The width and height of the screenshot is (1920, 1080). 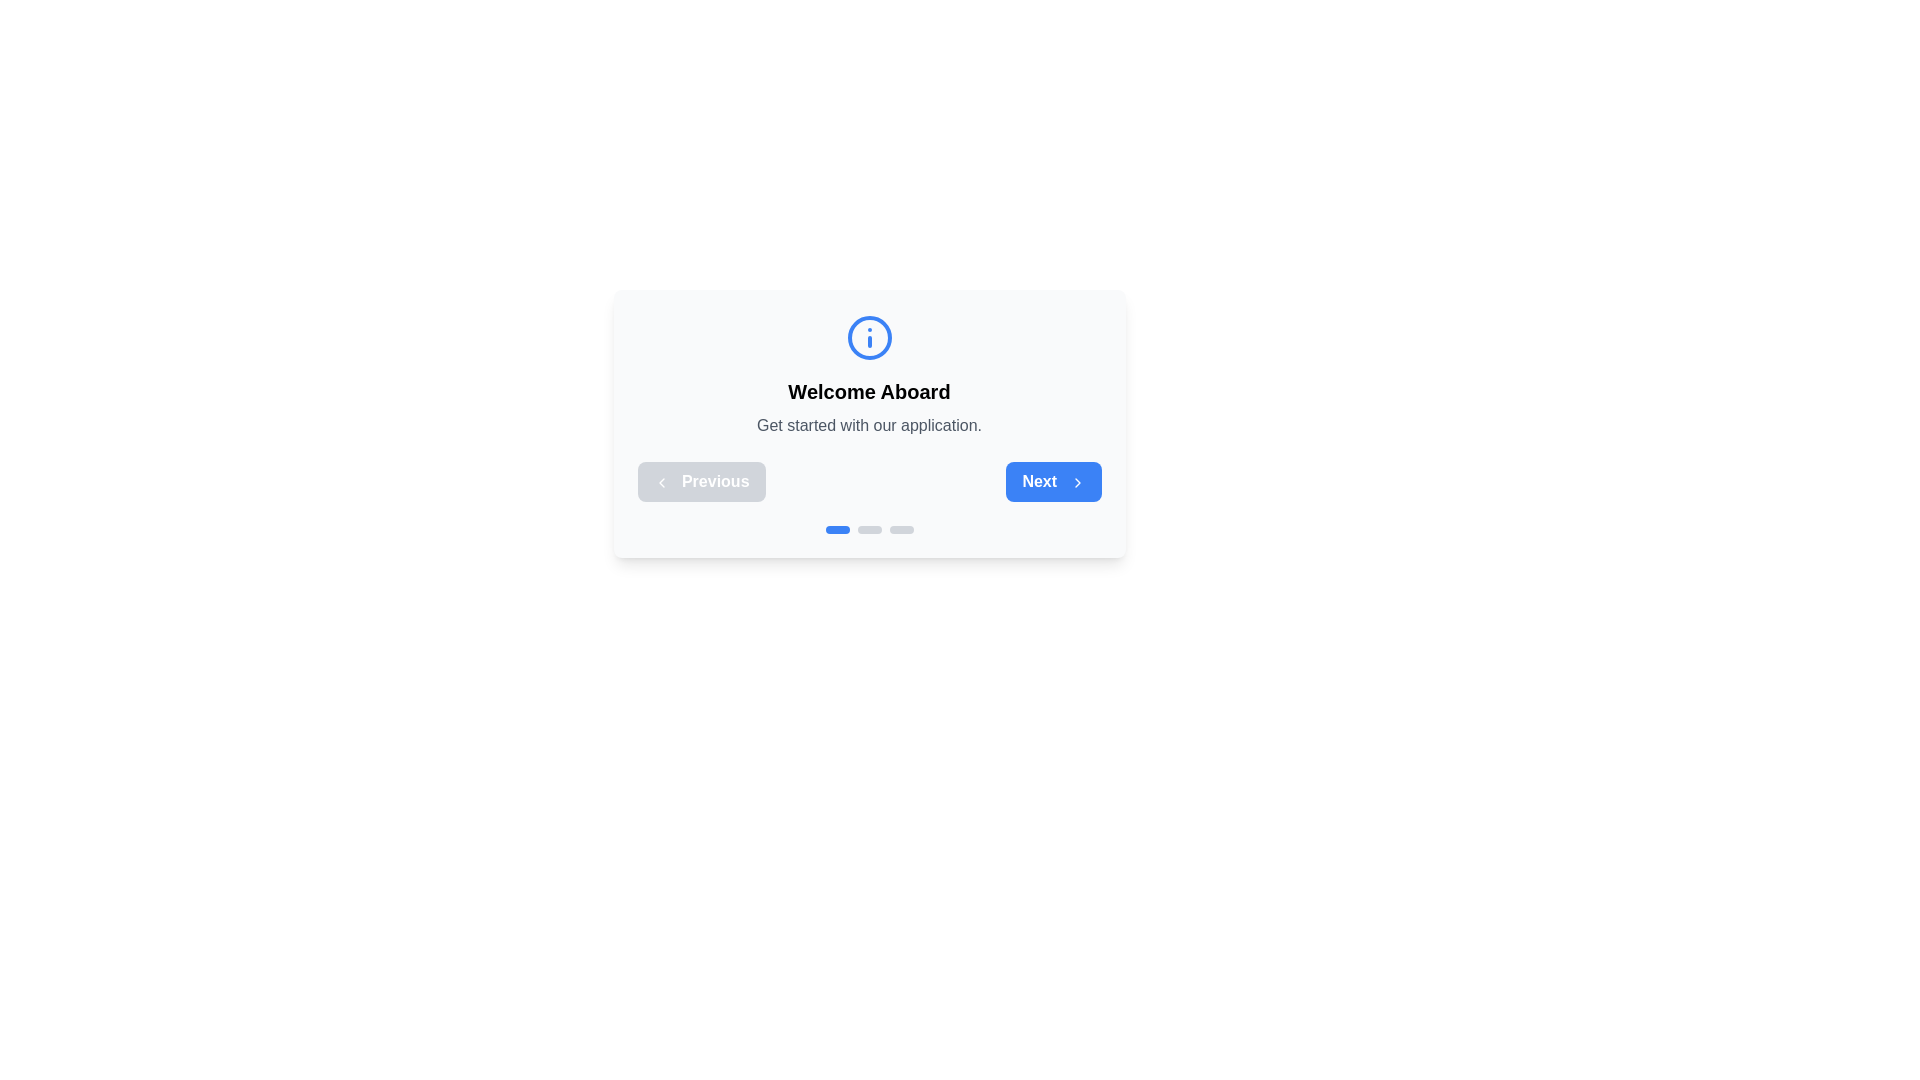 What do you see at coordinates (869, 528) in the screenshot?
I see `the second pagination indicator in the inactive state, which is a small gray rectangular indicator with rounded edges located at the bottom center of the interface` at bounding box center [869, 528].